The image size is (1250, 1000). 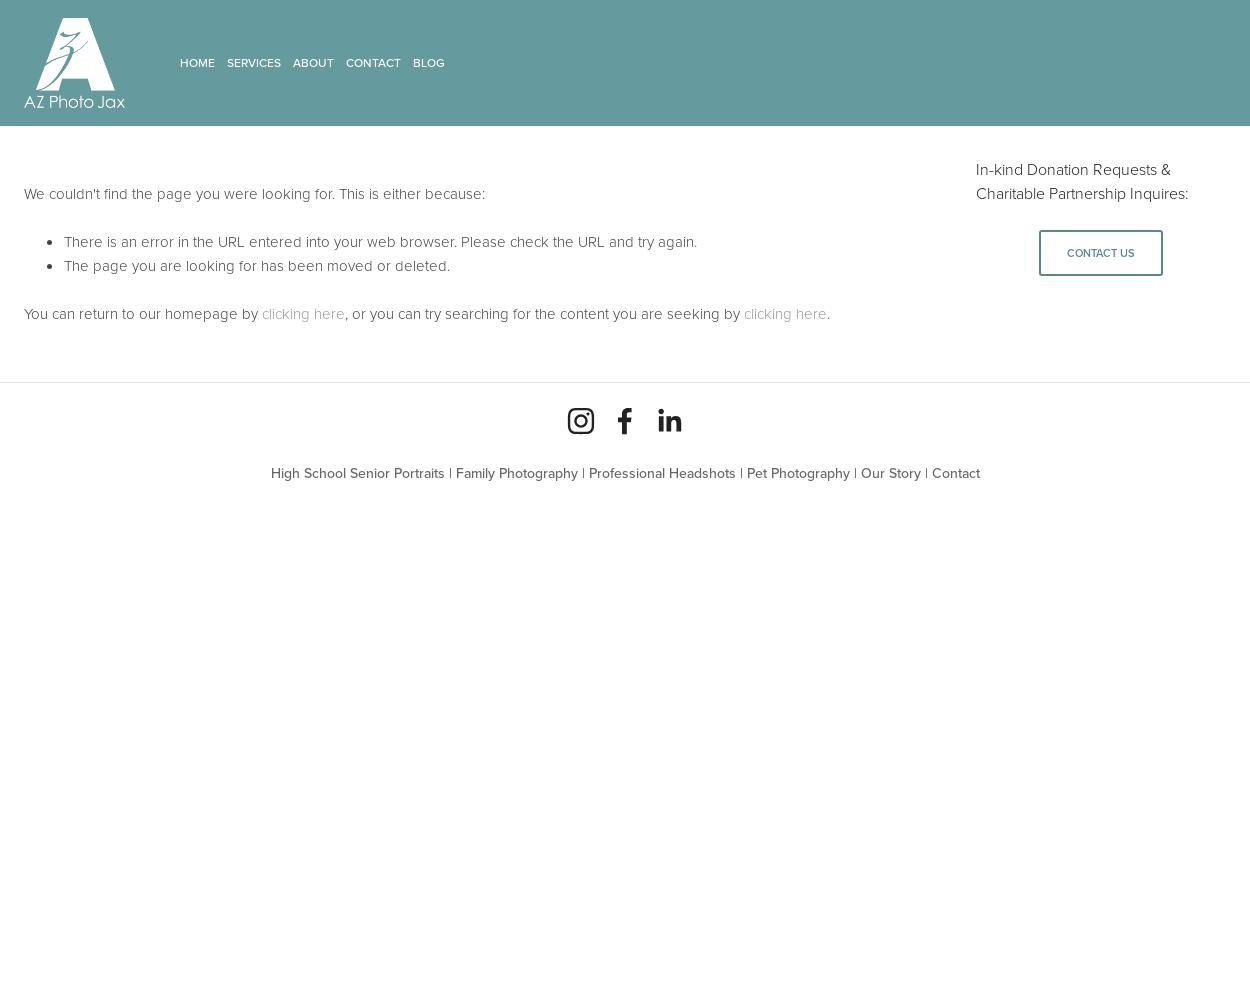 I want to click on 'Family Photography', so click(x=516, y=472).